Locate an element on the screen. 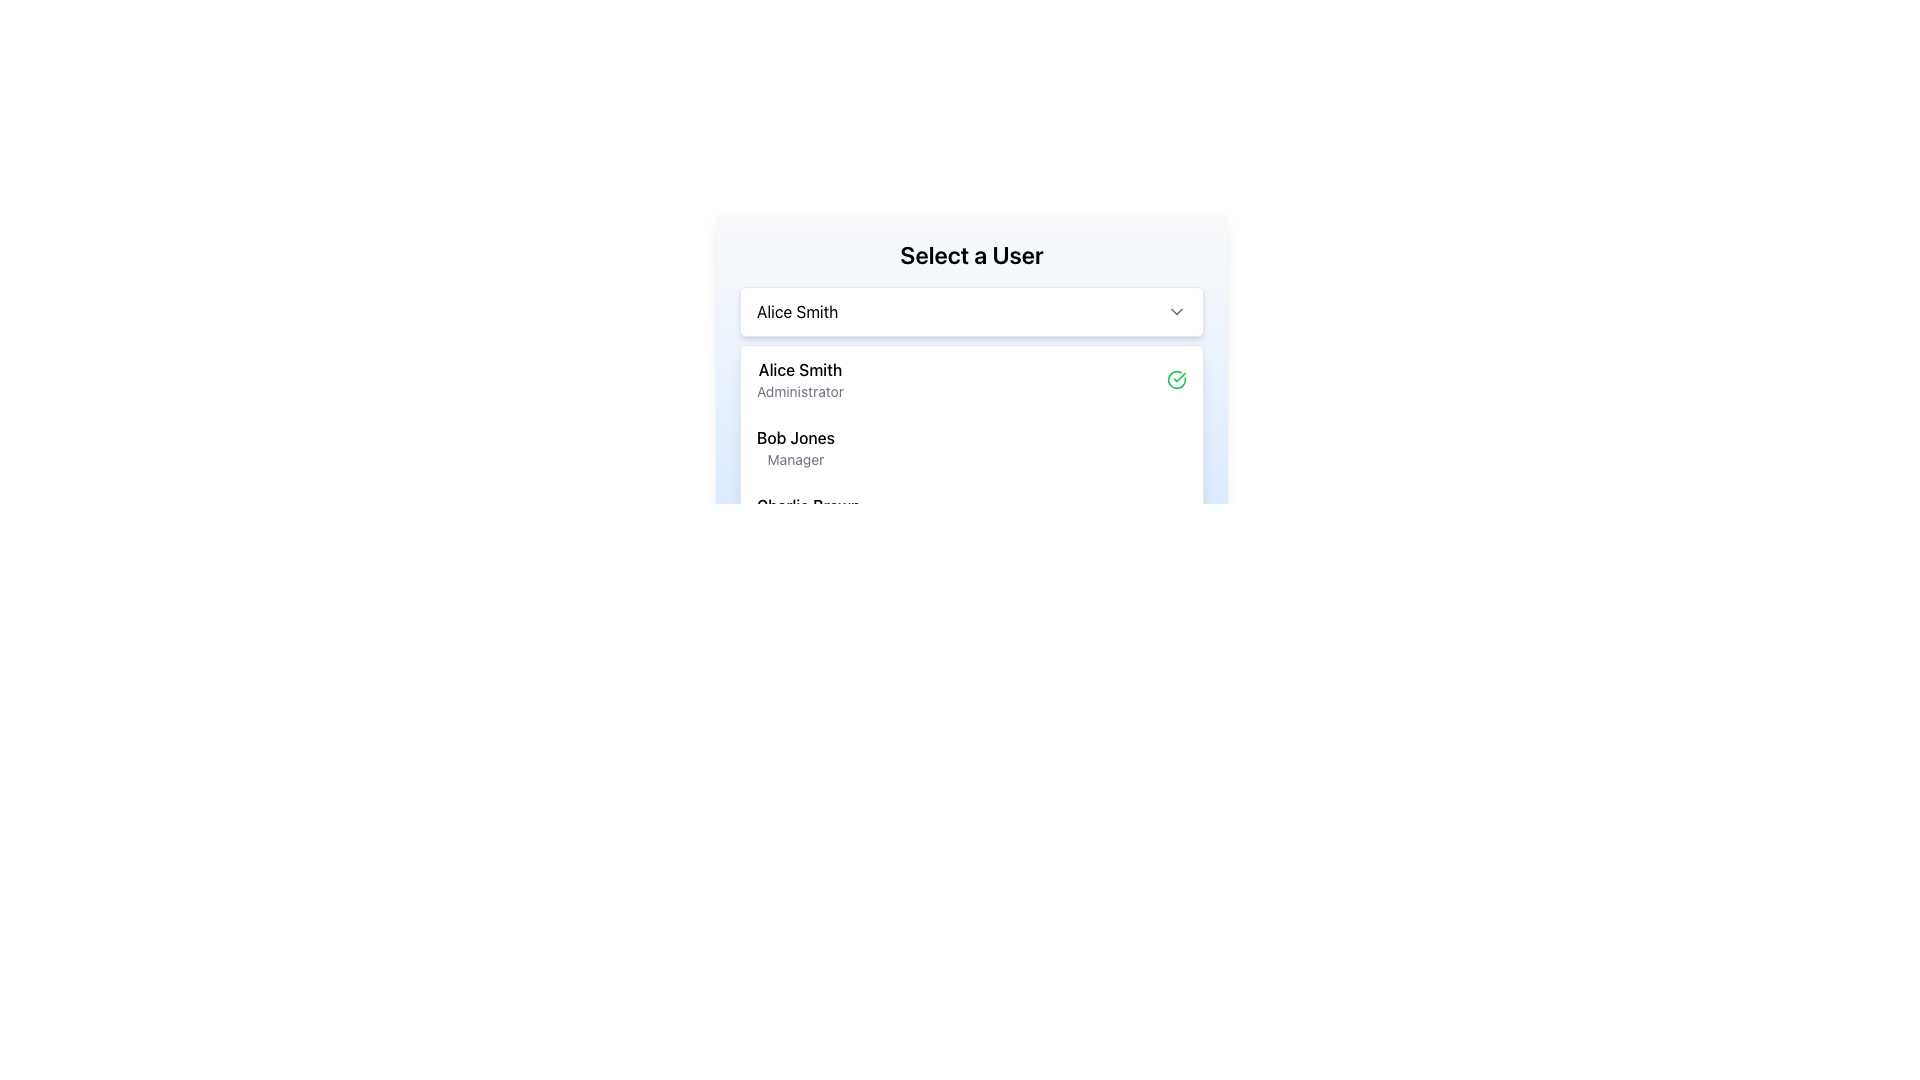 The height and width of the screenshot is (1080, 1920). the dropdown option displaying 'Alice Smith' with the subtitle 'Administrator' is located at coordinates (800, 380).